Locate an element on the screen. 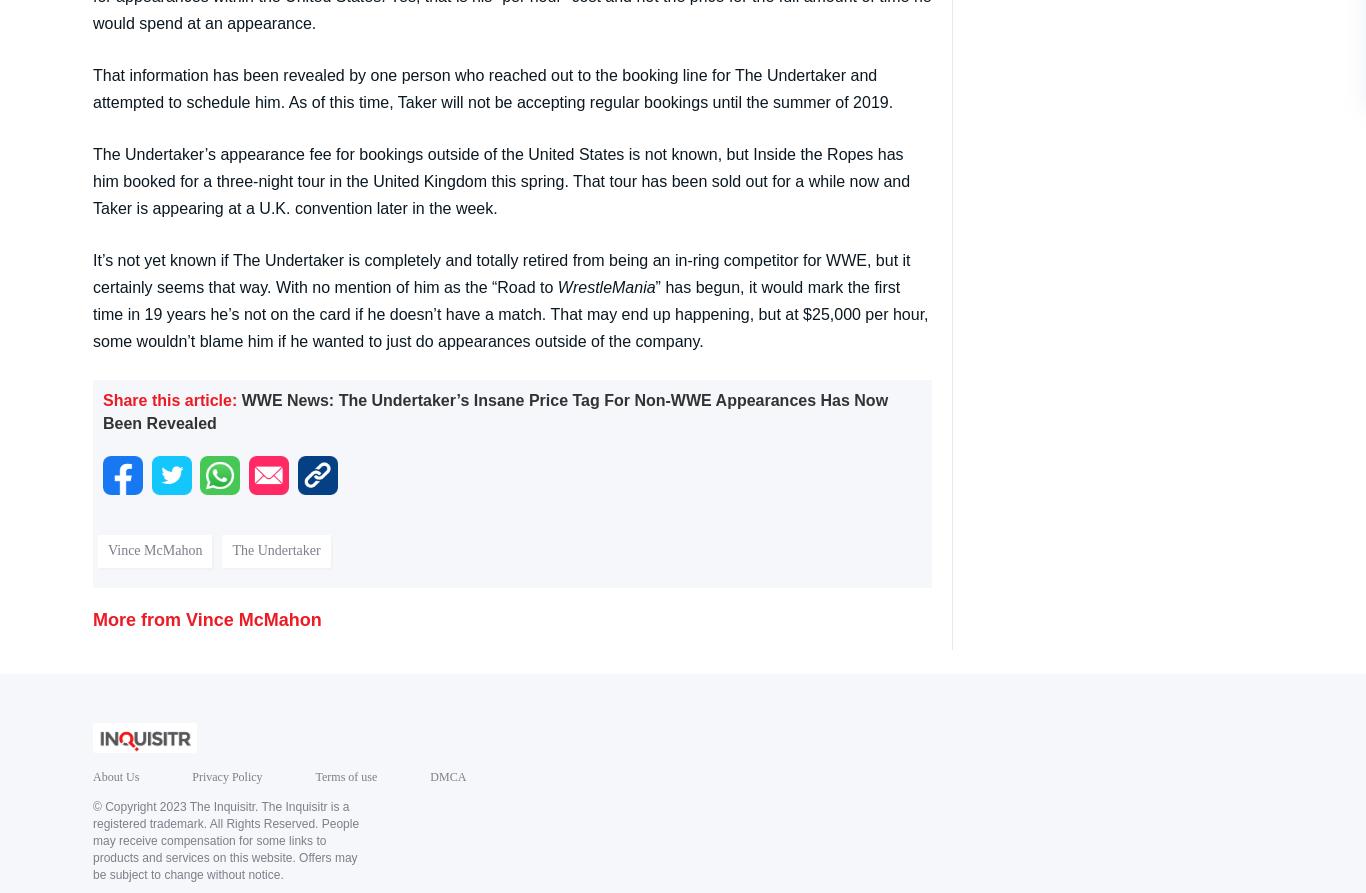 The height and width of the screenshot is (893, 1366). 'It’s not yet known if The Undertaker is completely and totally retired from being an in-ring competitor for WWE, but it certainly seems that way. With no mention of him as the “Road to' is located at coordinates (501, 271).